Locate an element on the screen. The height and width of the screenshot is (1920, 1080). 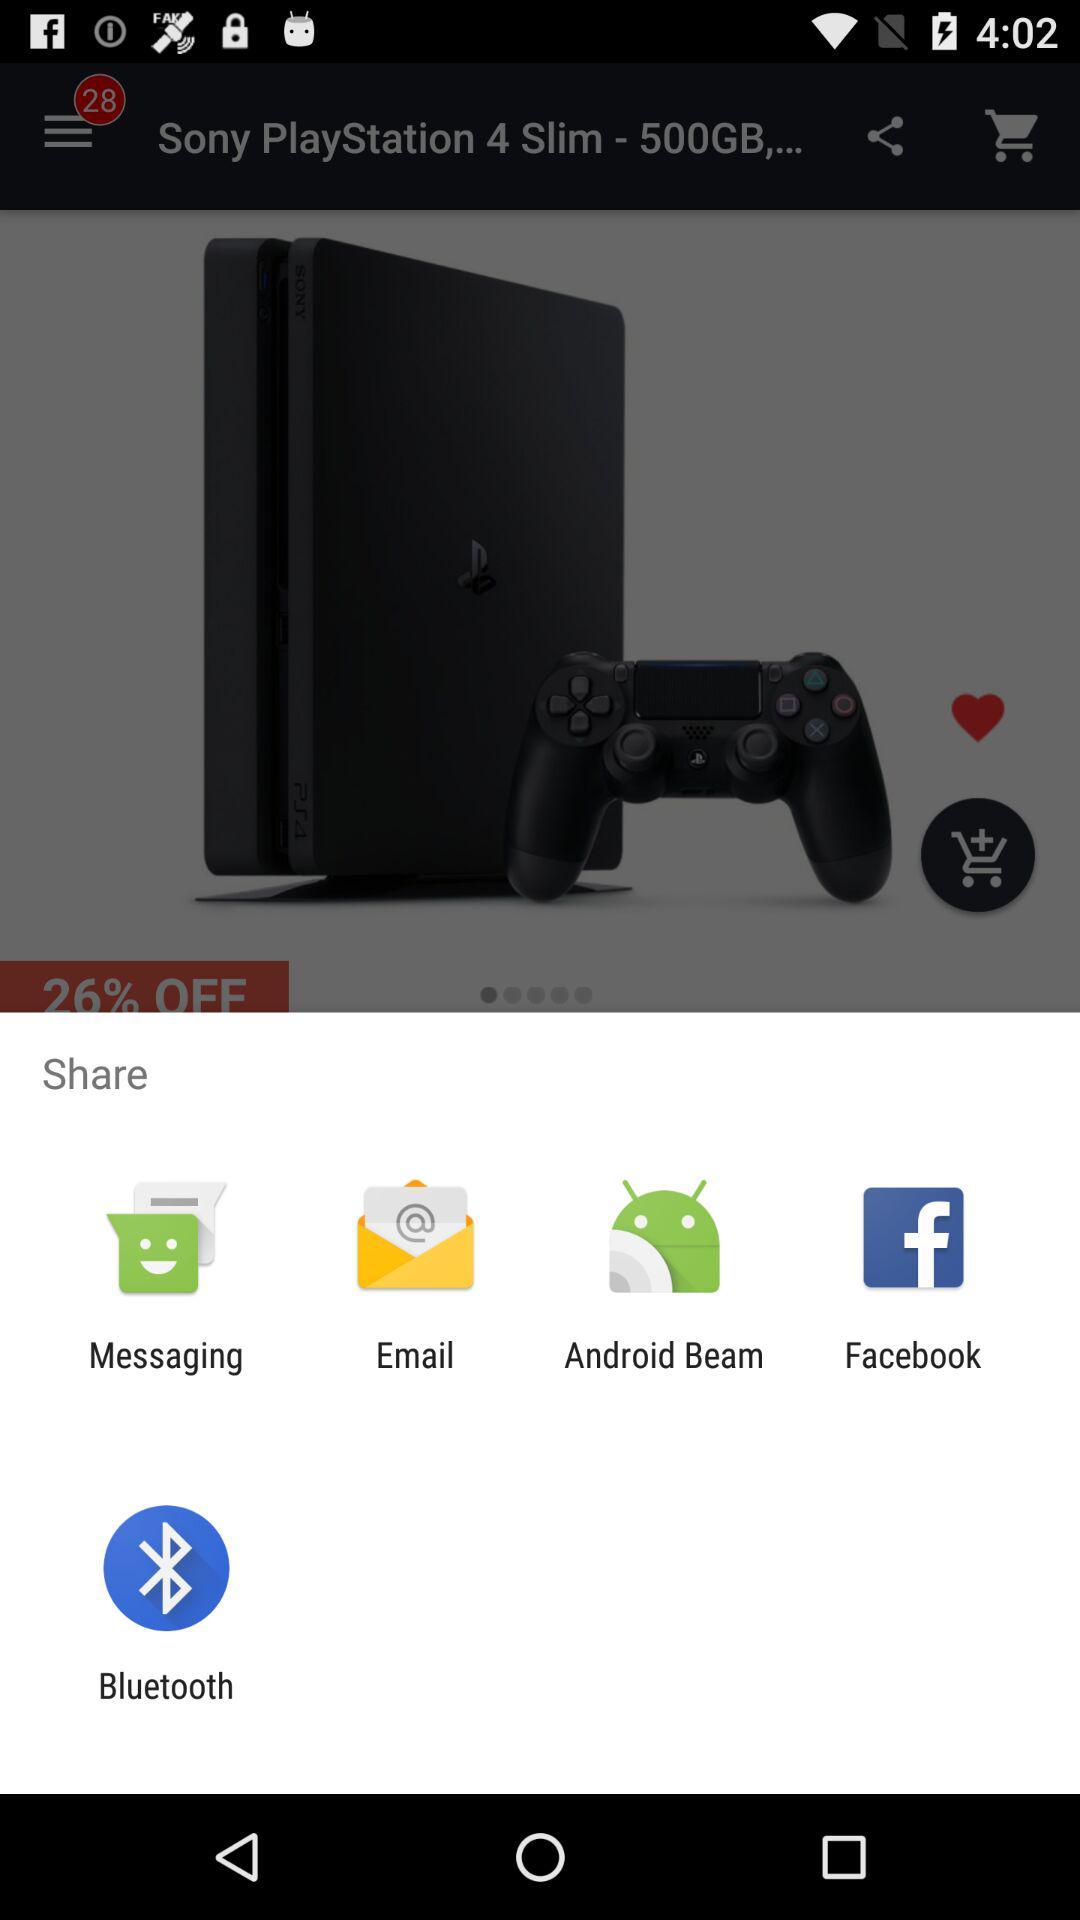
email item is located at coordinates (414, 1374).